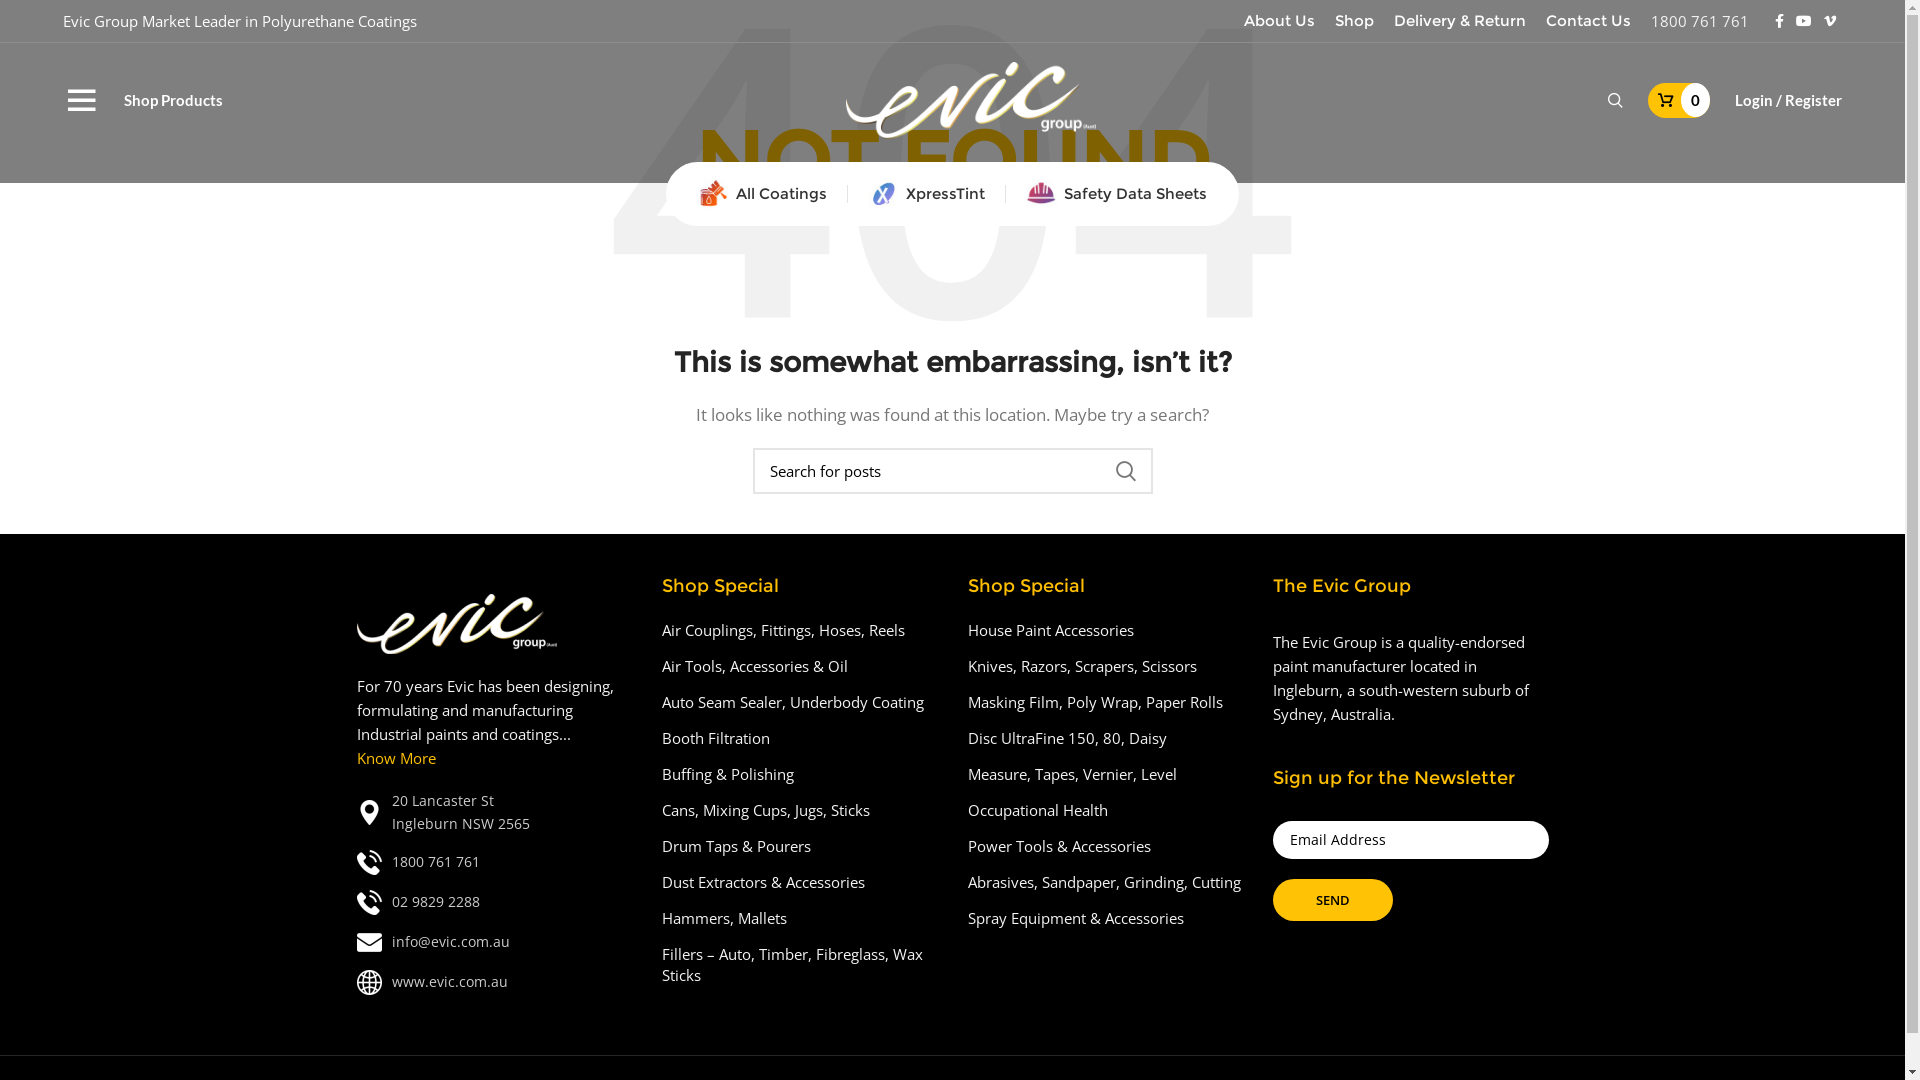  I want to click on 'Cans, Mixing Cups, Jugs, Sticks', so click(766, 810).